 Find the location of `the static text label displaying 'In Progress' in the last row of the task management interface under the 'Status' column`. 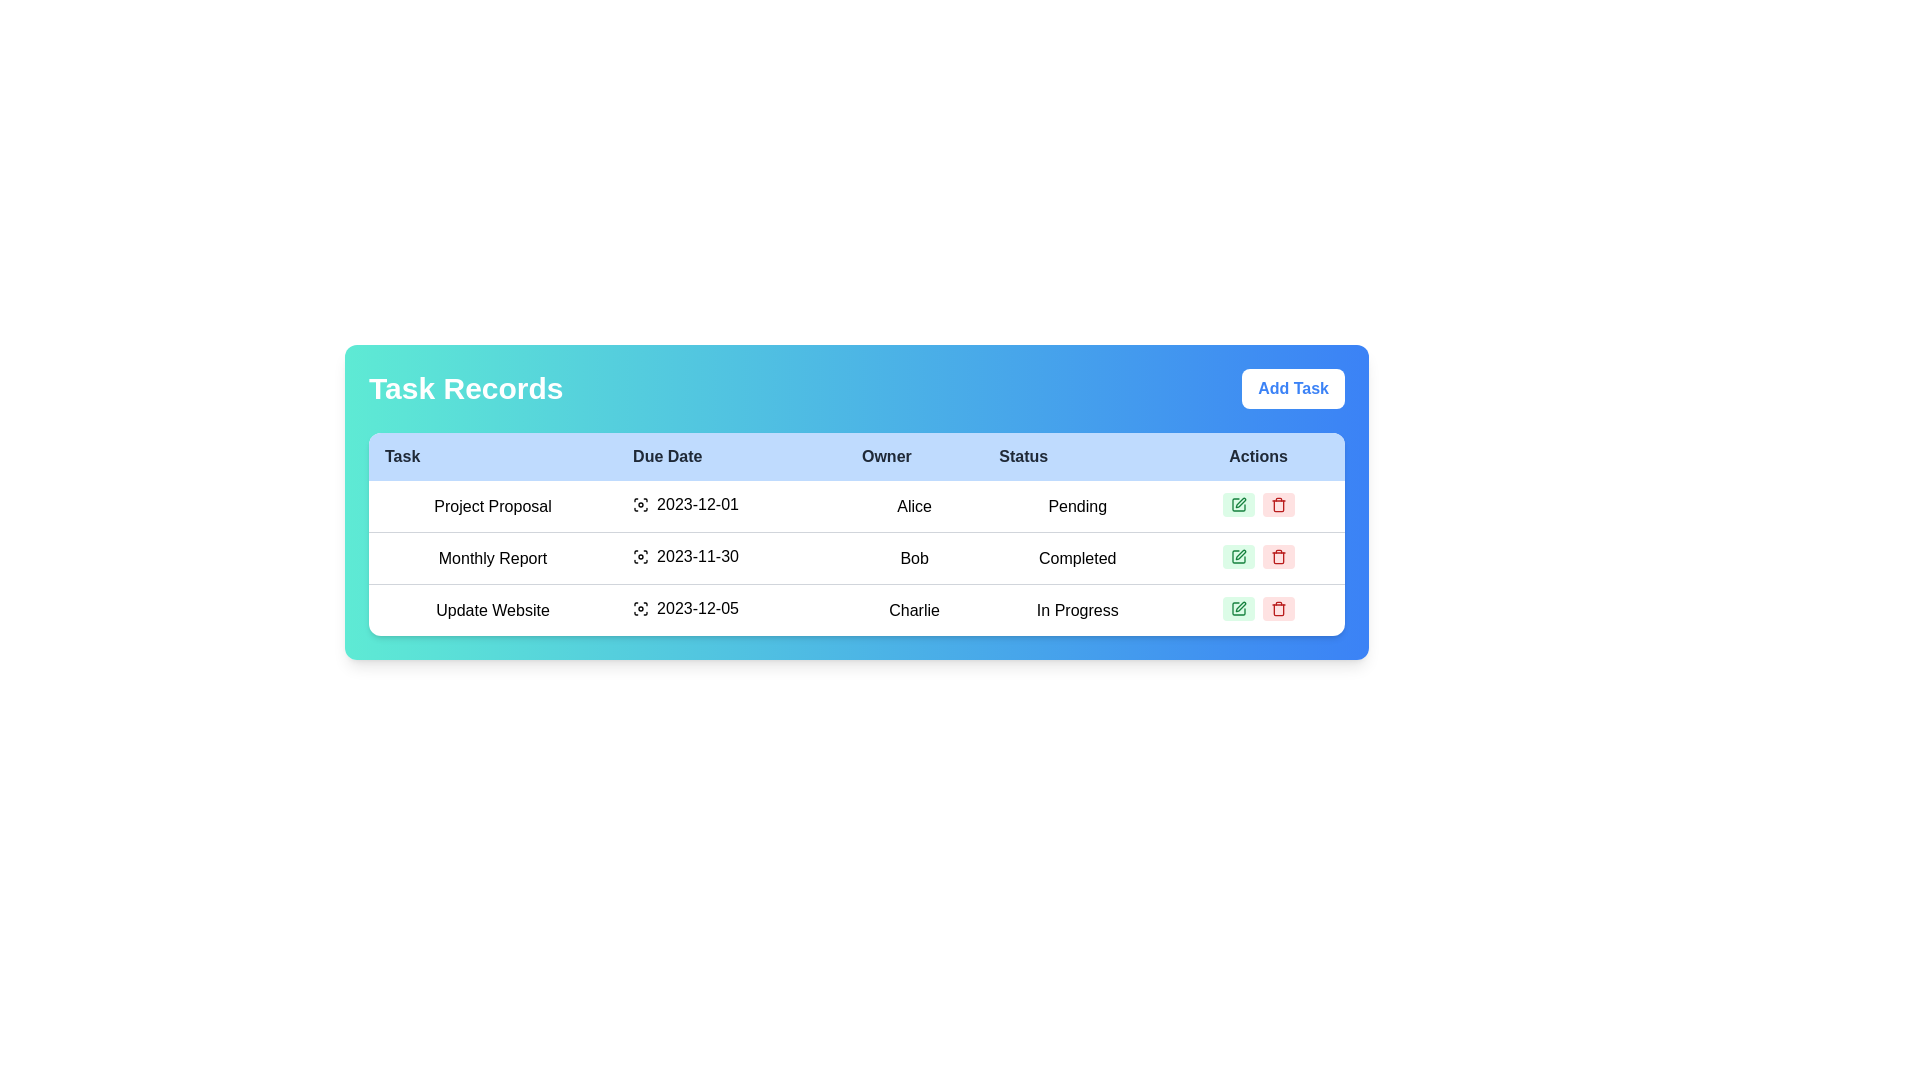

the static text label displaying 'In Progress' in the last row of the task management interface under the 'Status' column is located at coordinates (1076, 609).